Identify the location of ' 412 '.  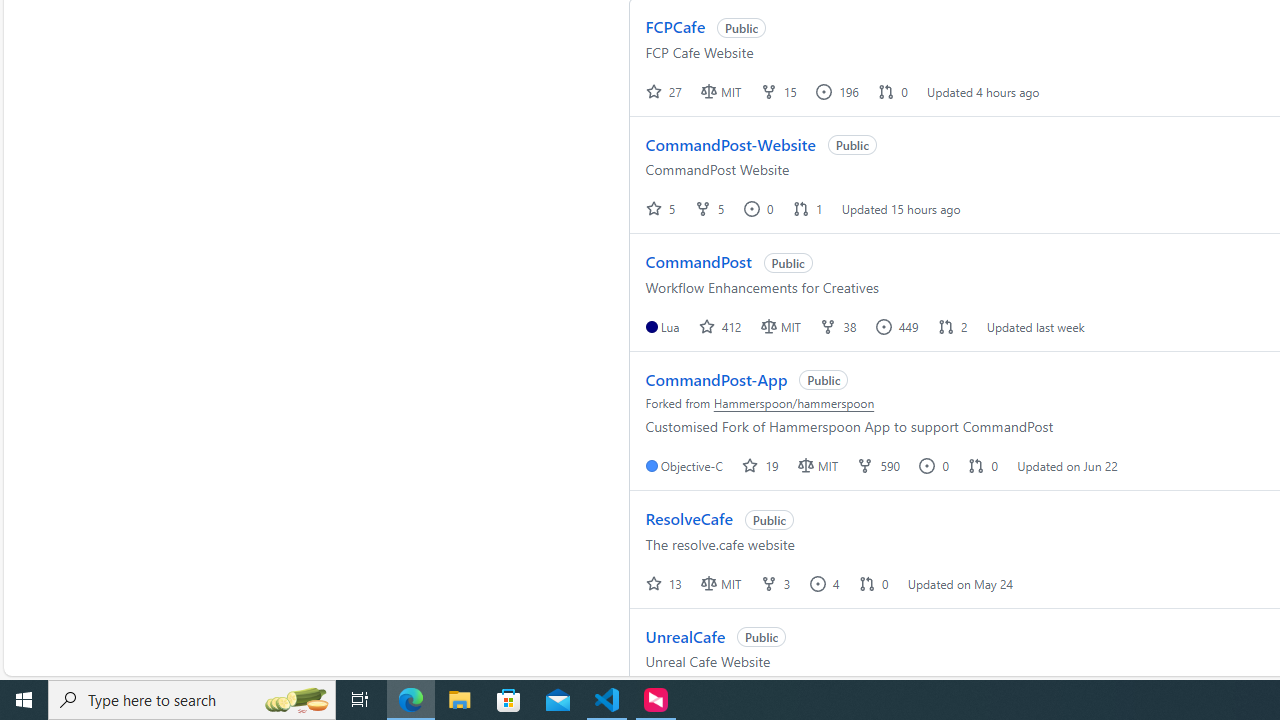
(720, 325).